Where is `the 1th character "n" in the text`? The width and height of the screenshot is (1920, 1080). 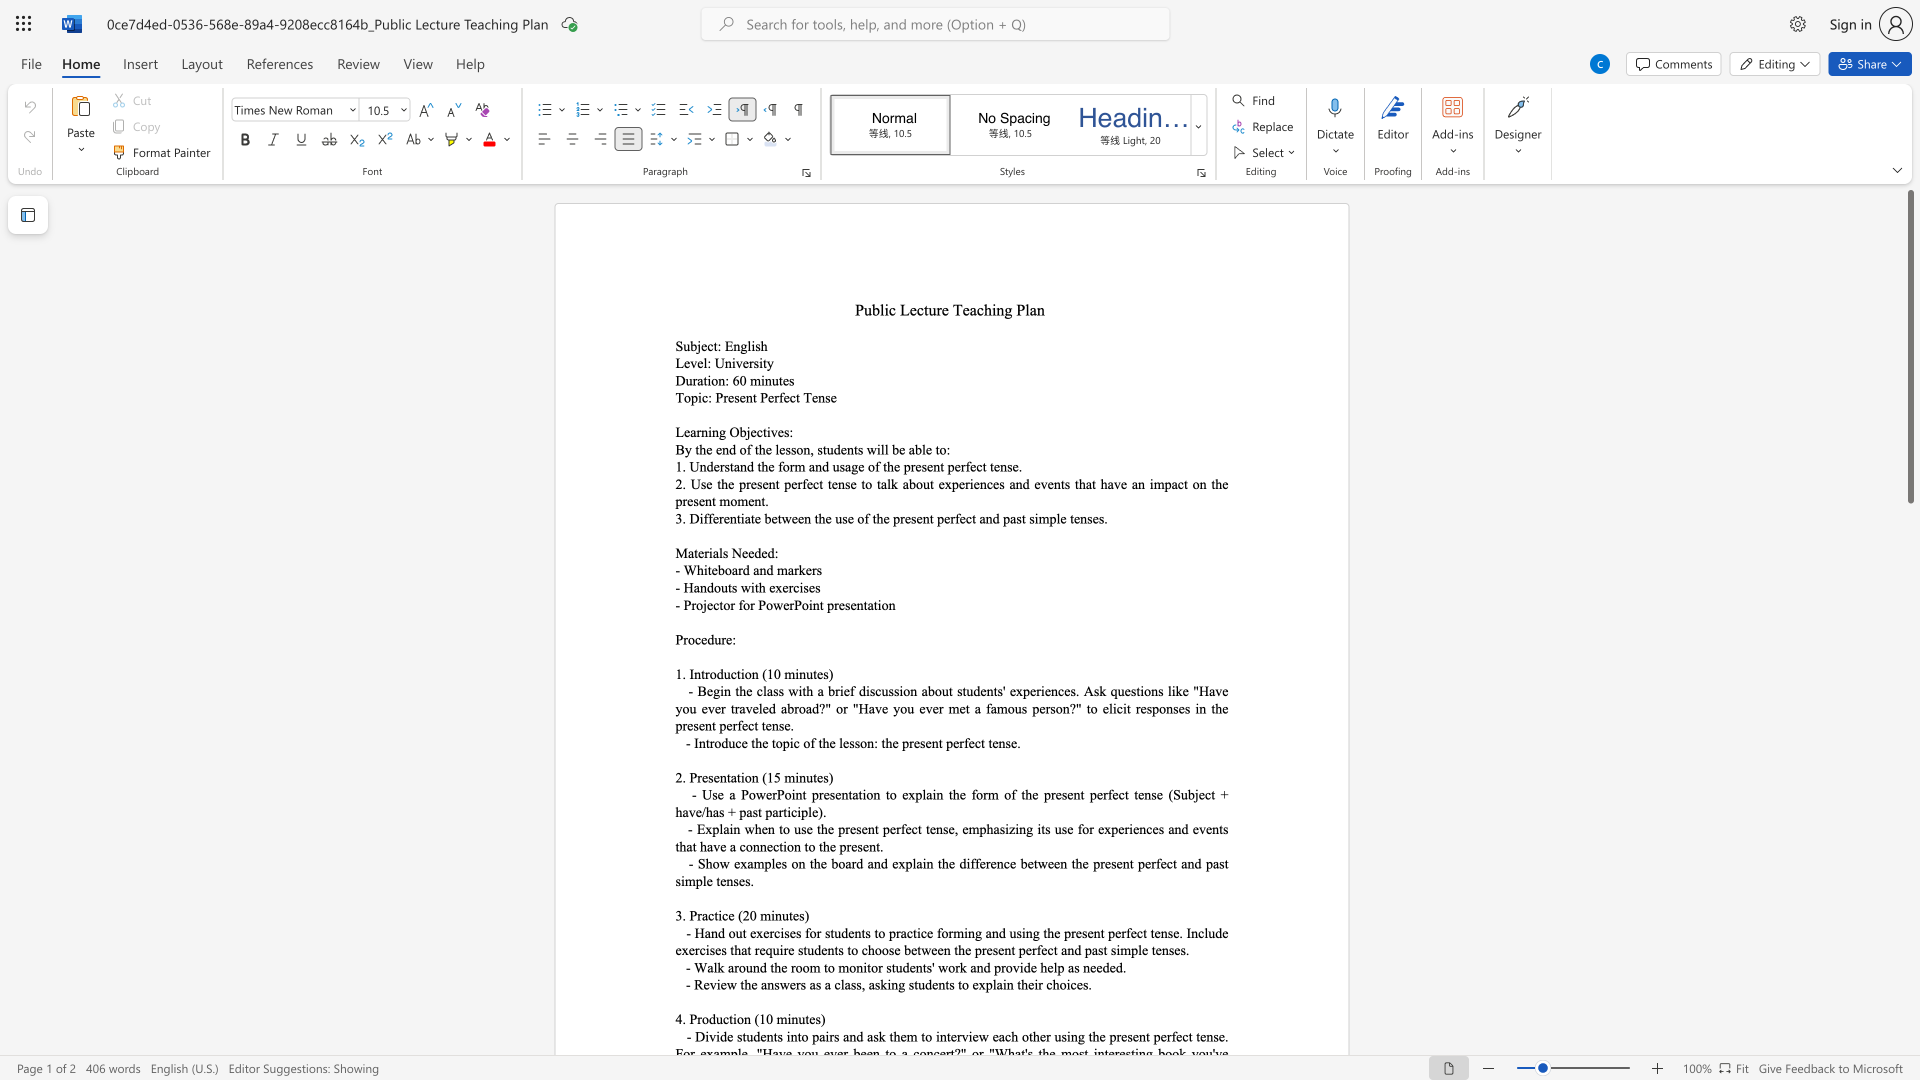 the 1th character "n" in the text is located at coordinates (762, 570).